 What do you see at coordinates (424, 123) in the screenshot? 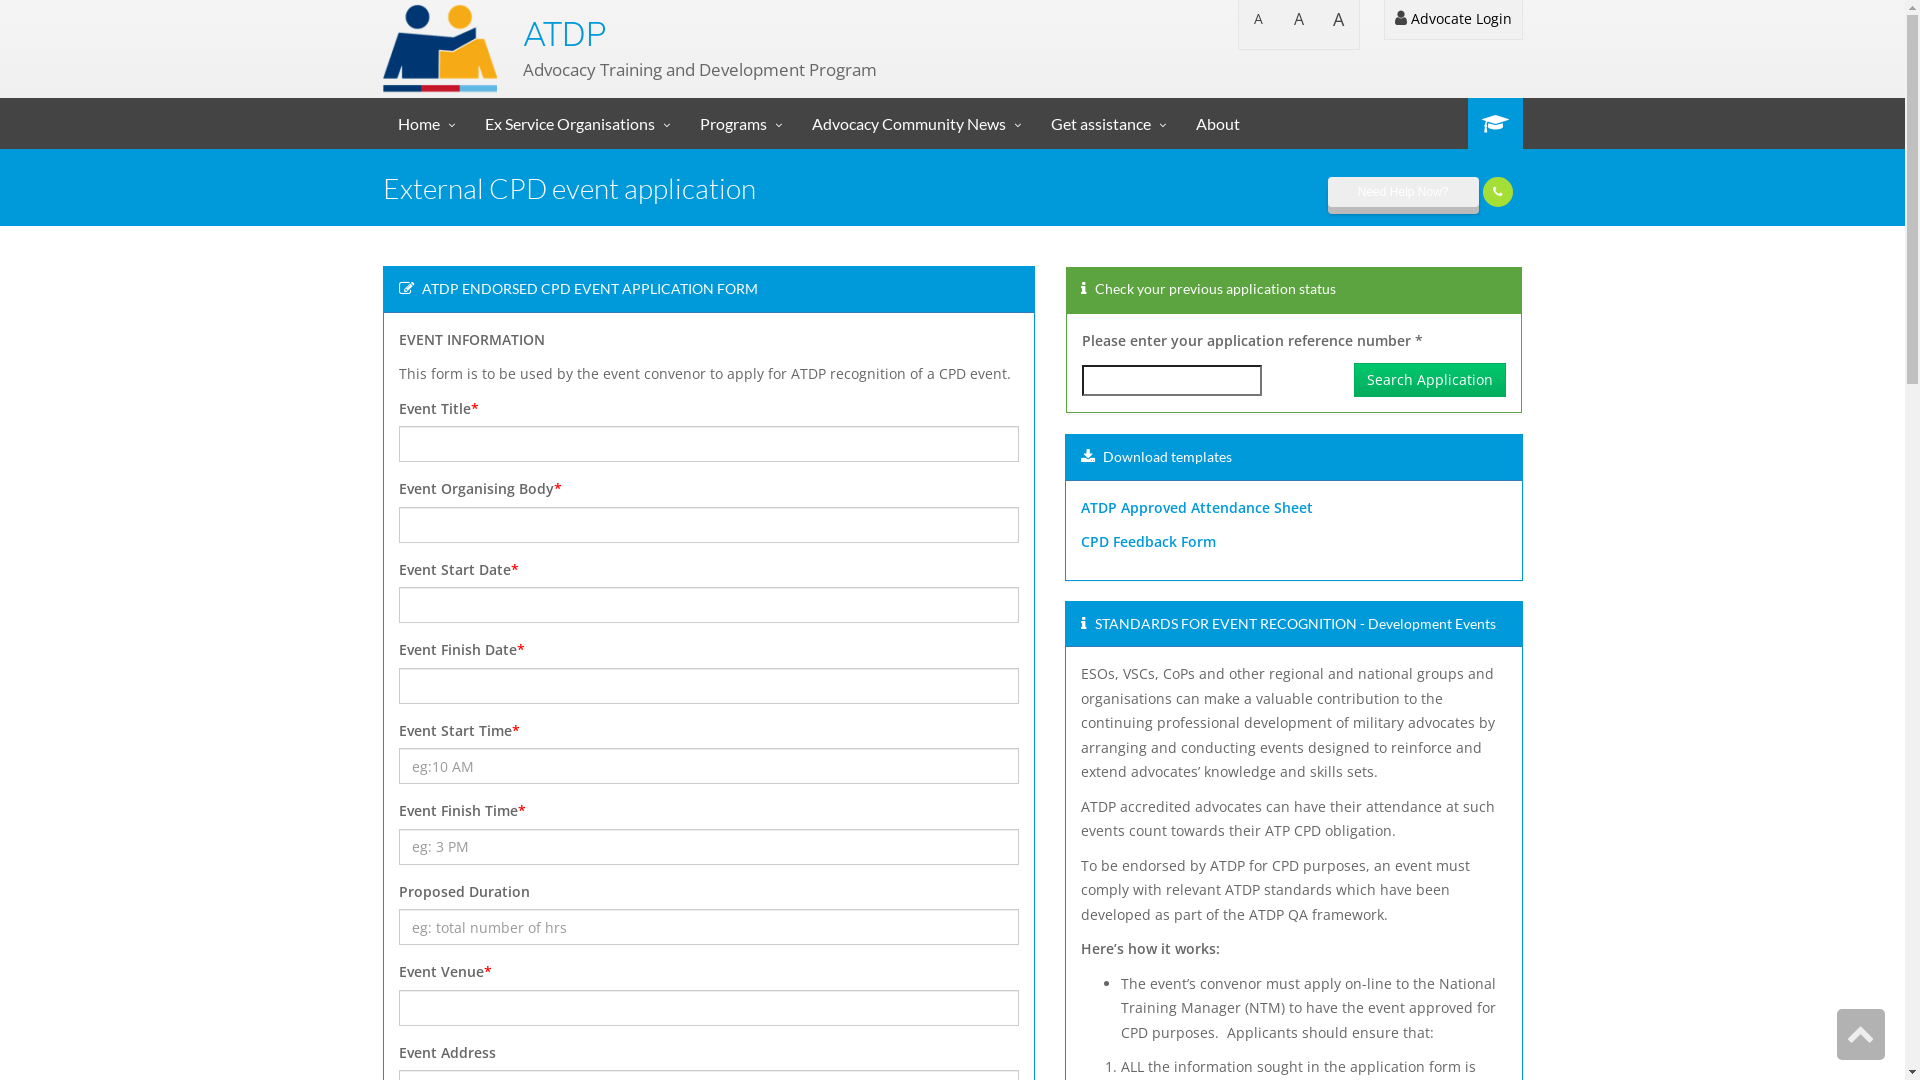
I see `'Home'` at bounding box center [424, 123].